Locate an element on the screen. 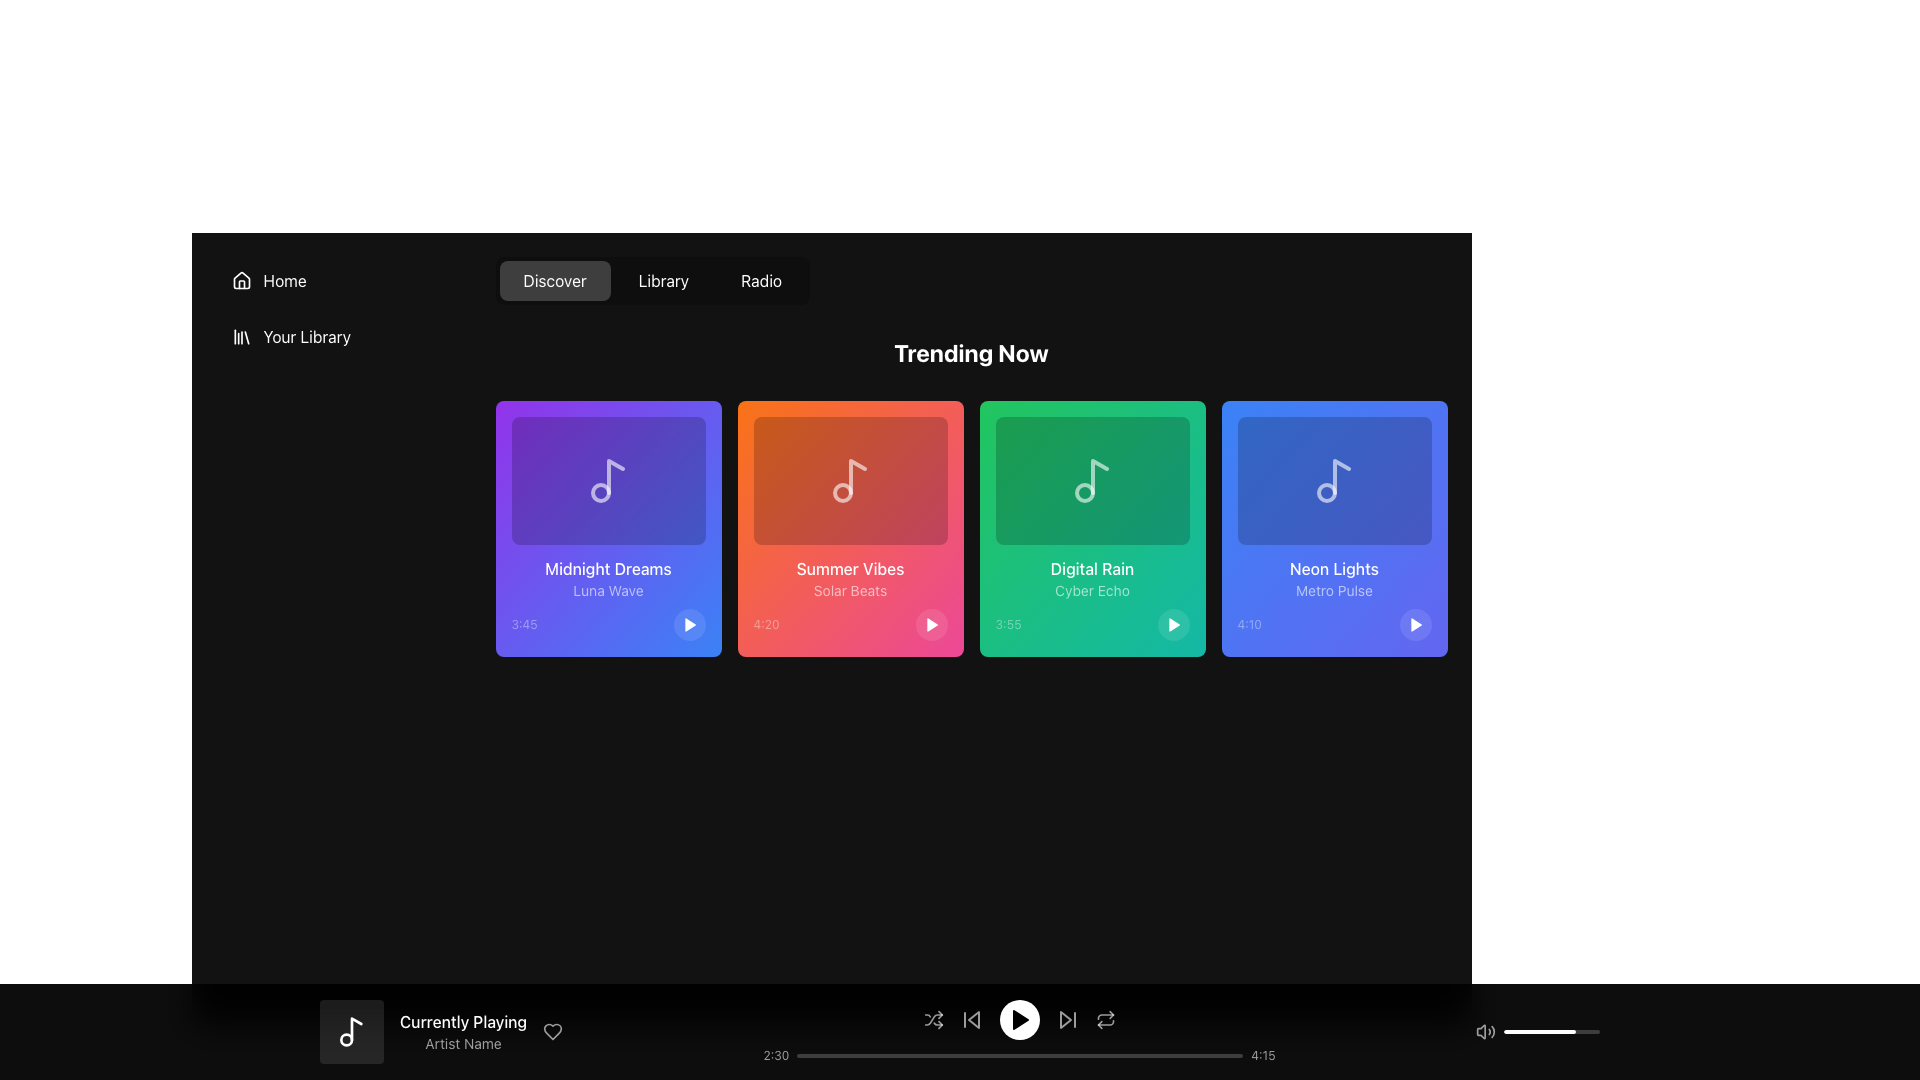 The height and width of the screenshot is (1080, 1920). the audio output icon located at the far left of the media control bar is located at coordinates (1485, 1032).